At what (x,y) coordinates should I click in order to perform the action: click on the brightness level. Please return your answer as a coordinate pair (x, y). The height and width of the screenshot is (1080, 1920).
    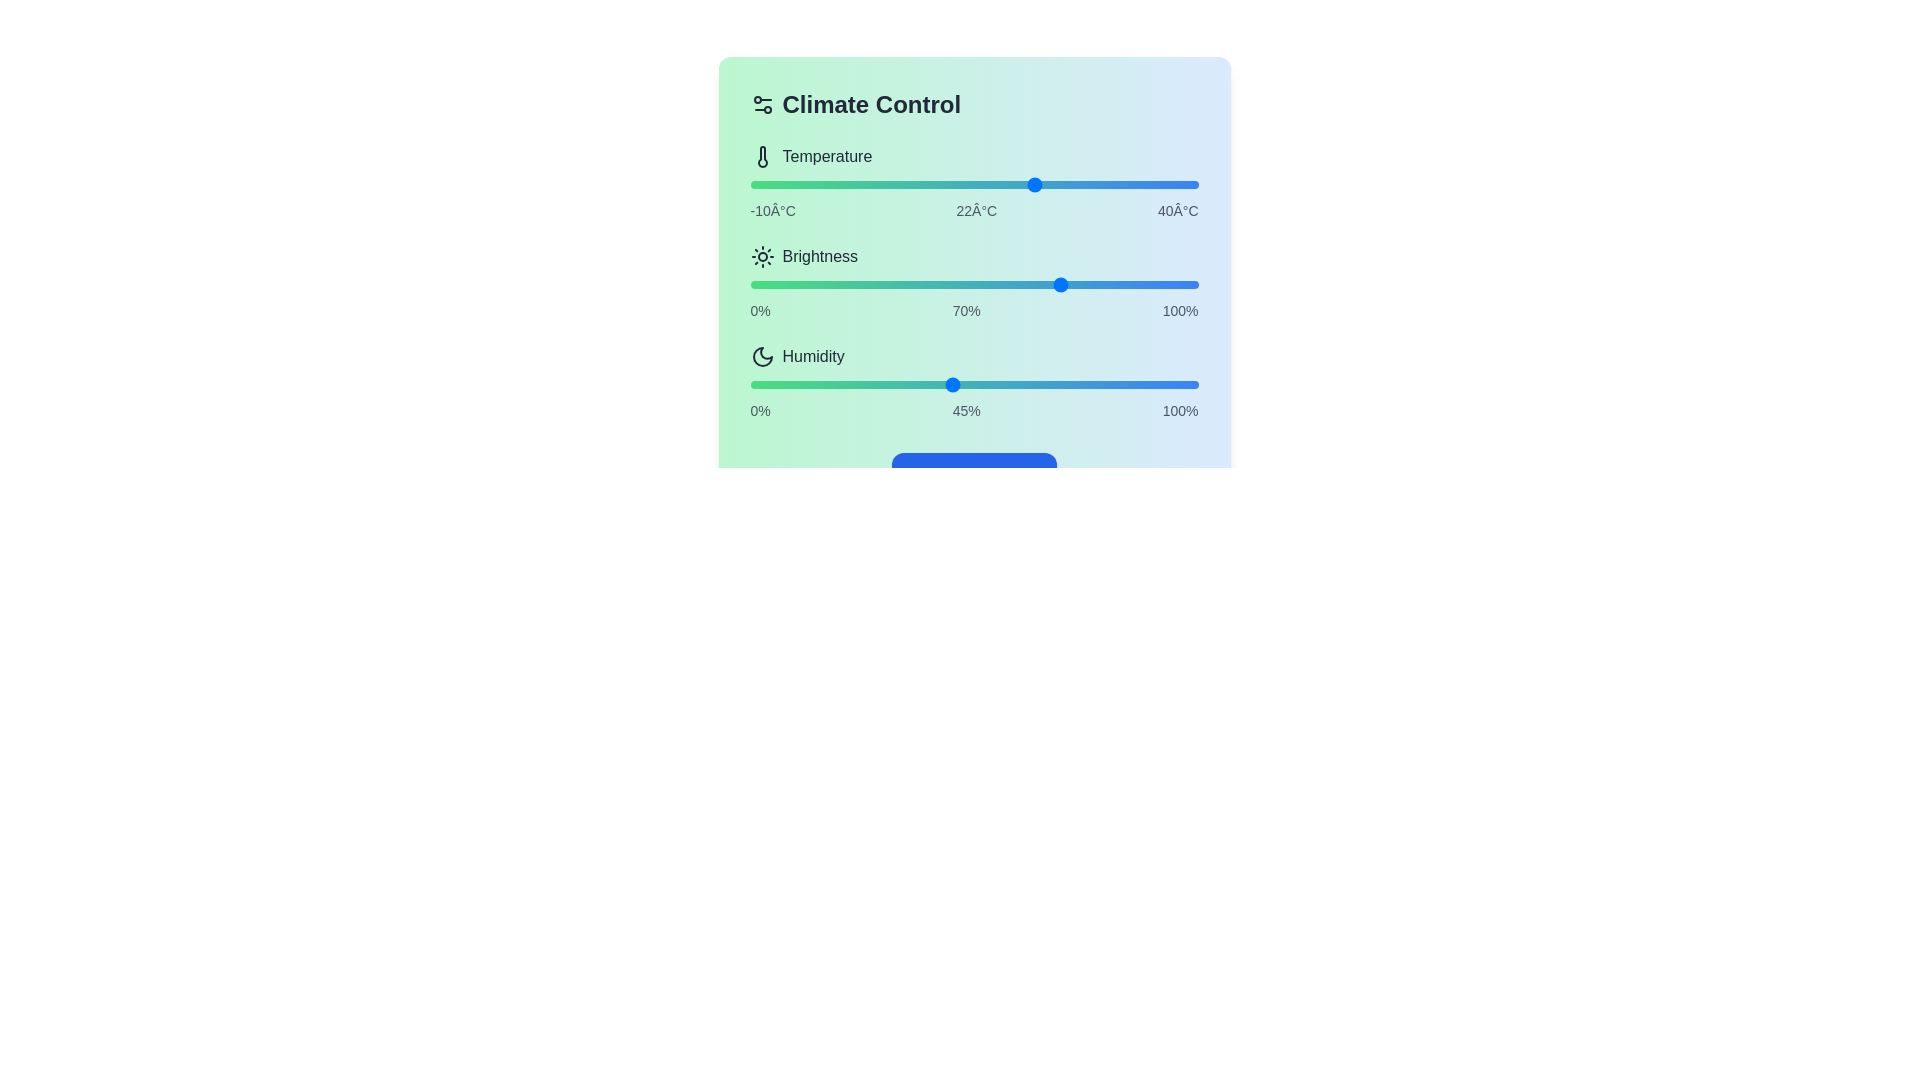
    Looking at the image, I should click on (858, 285).